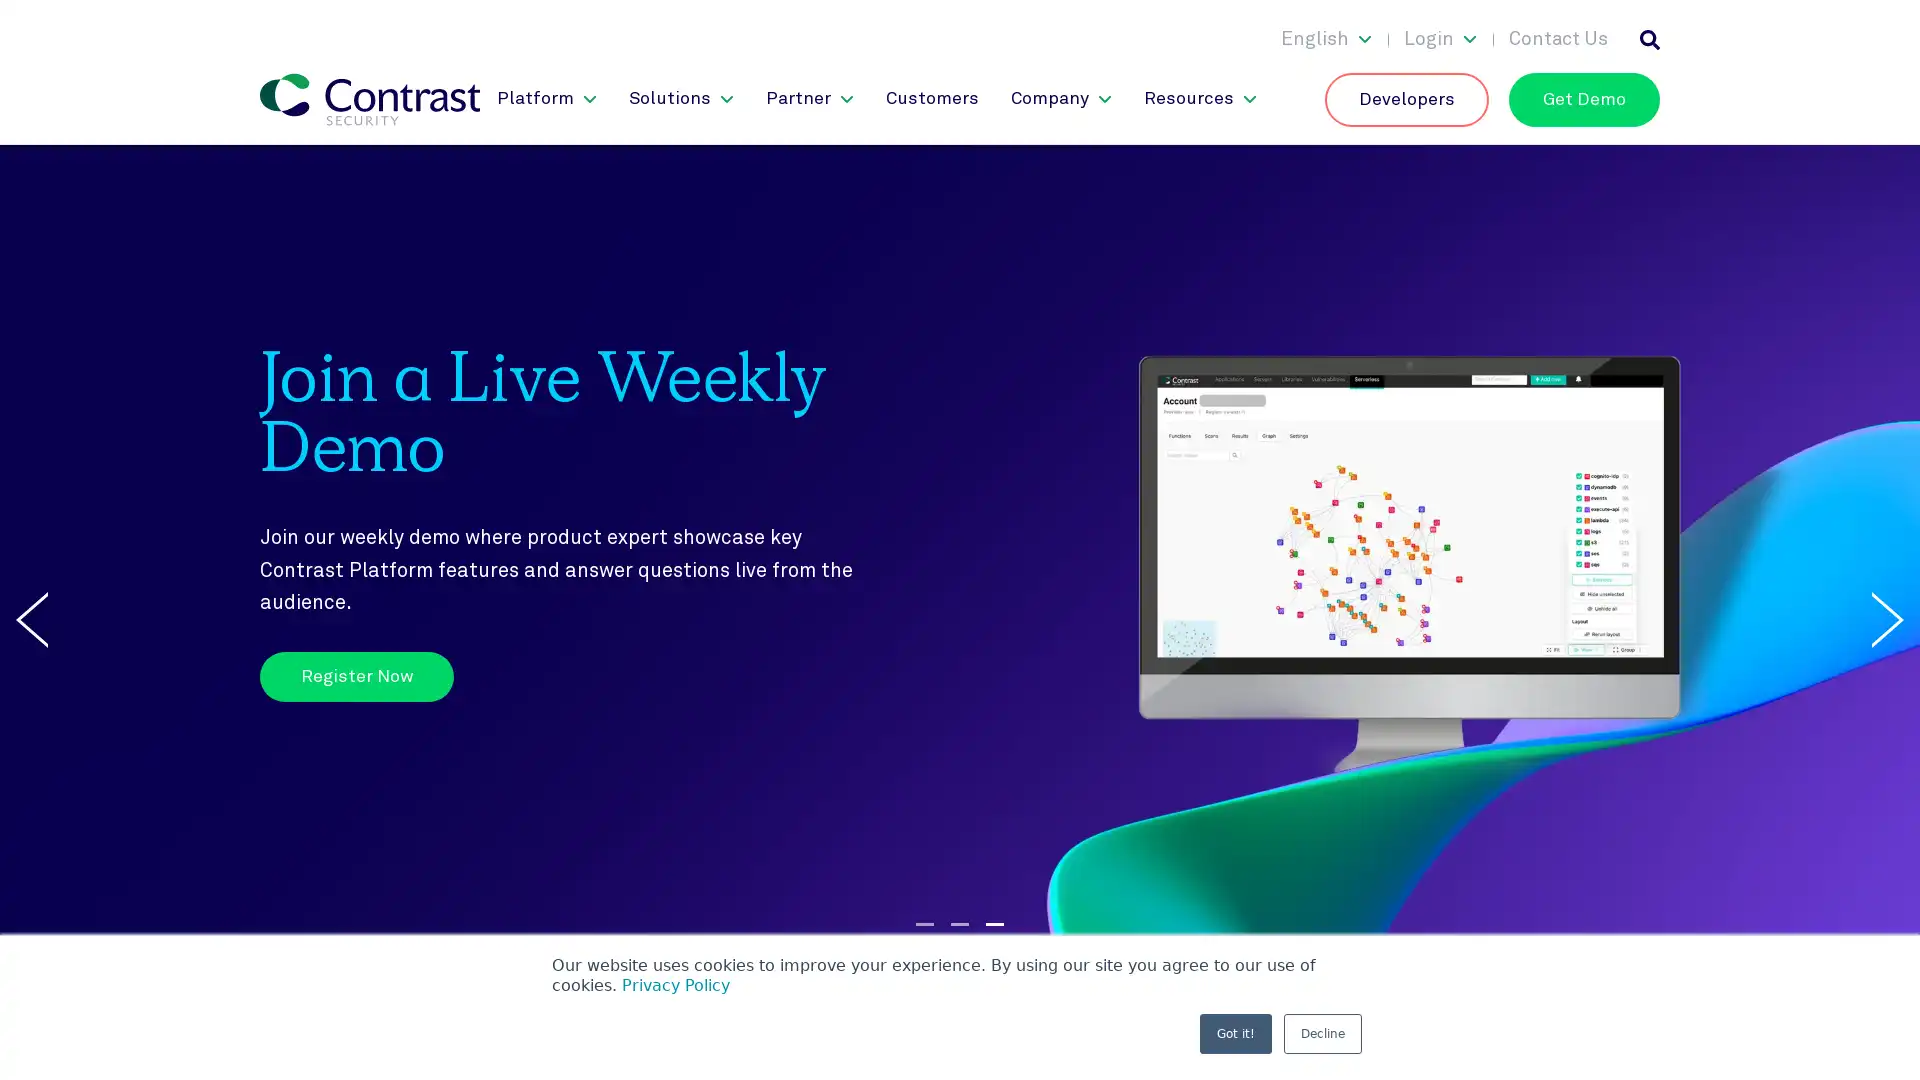 The width and height of the screenshot is (1920, 1080). Describe the element at coordinates (32, 617) in the screenshot. I see `Previous` at that location.